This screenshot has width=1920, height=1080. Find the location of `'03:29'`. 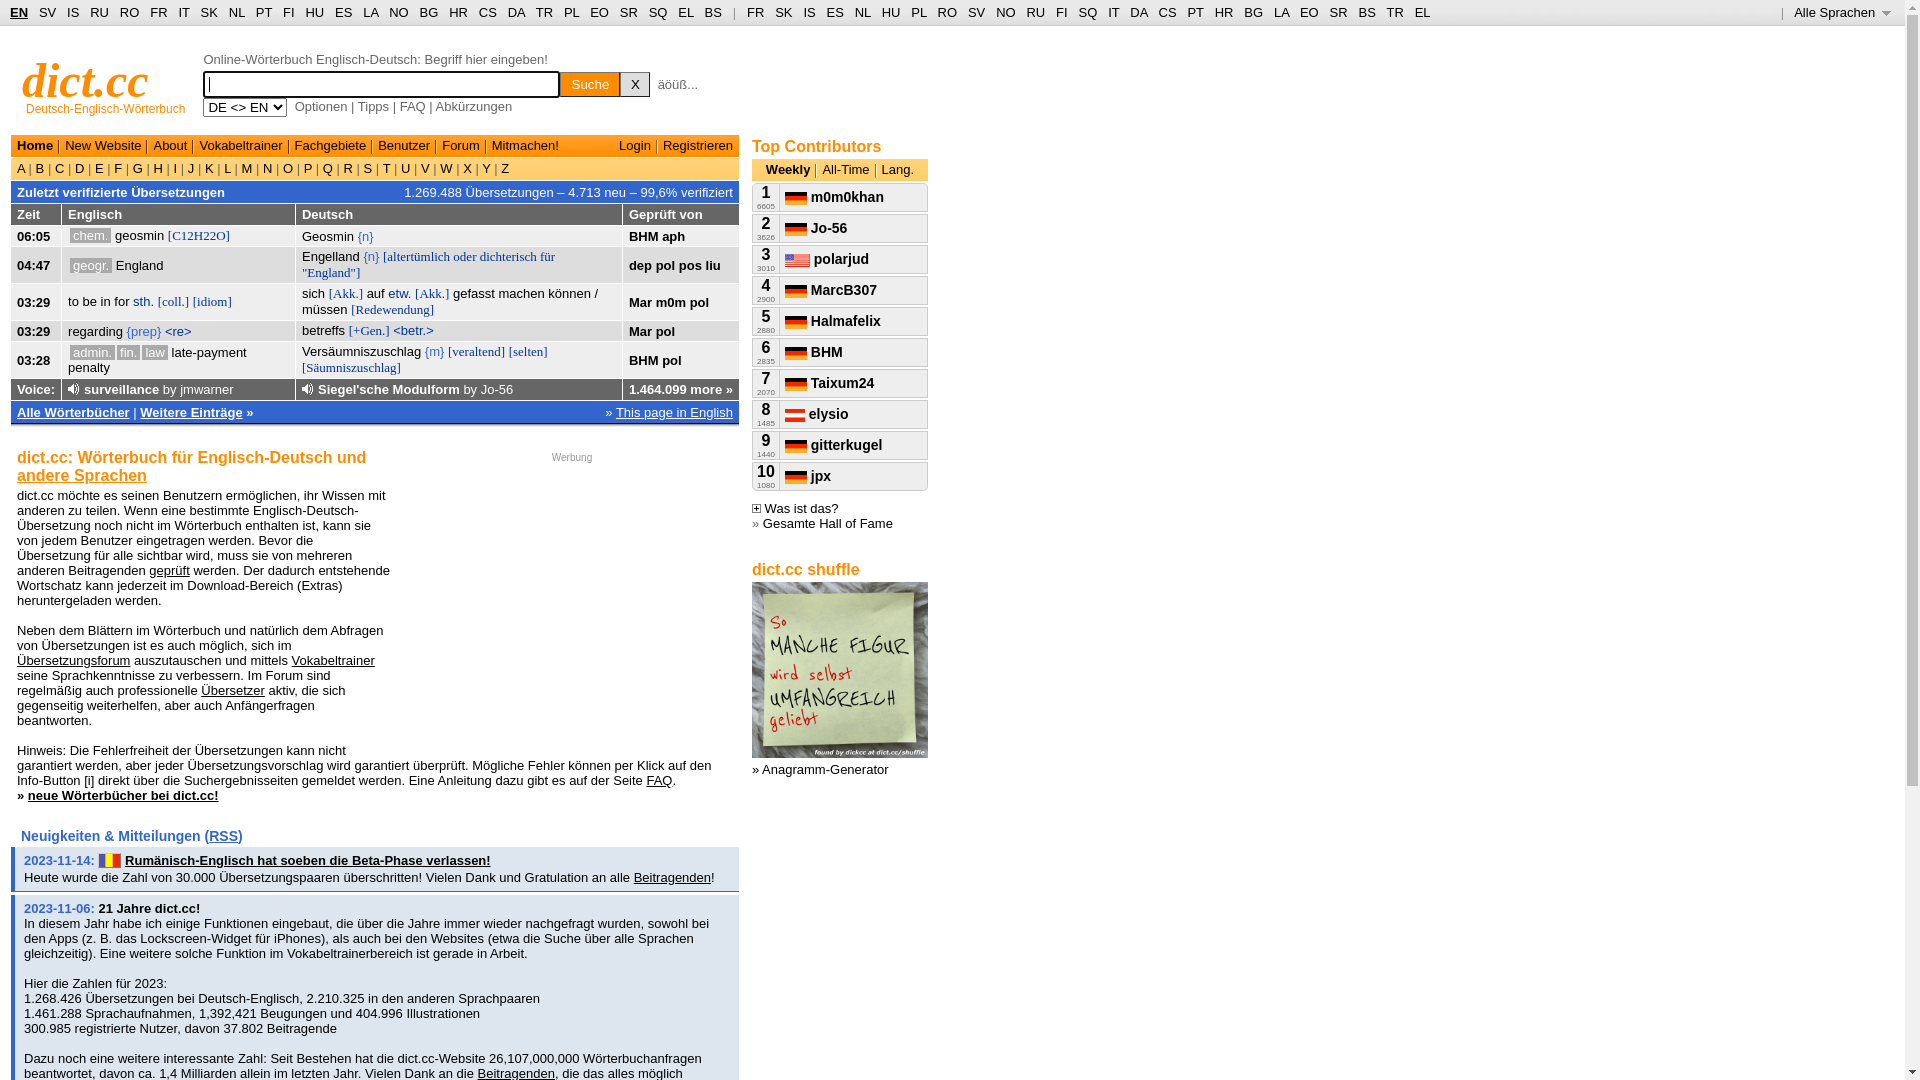

'03:29' is located at coordinates (33, 301).